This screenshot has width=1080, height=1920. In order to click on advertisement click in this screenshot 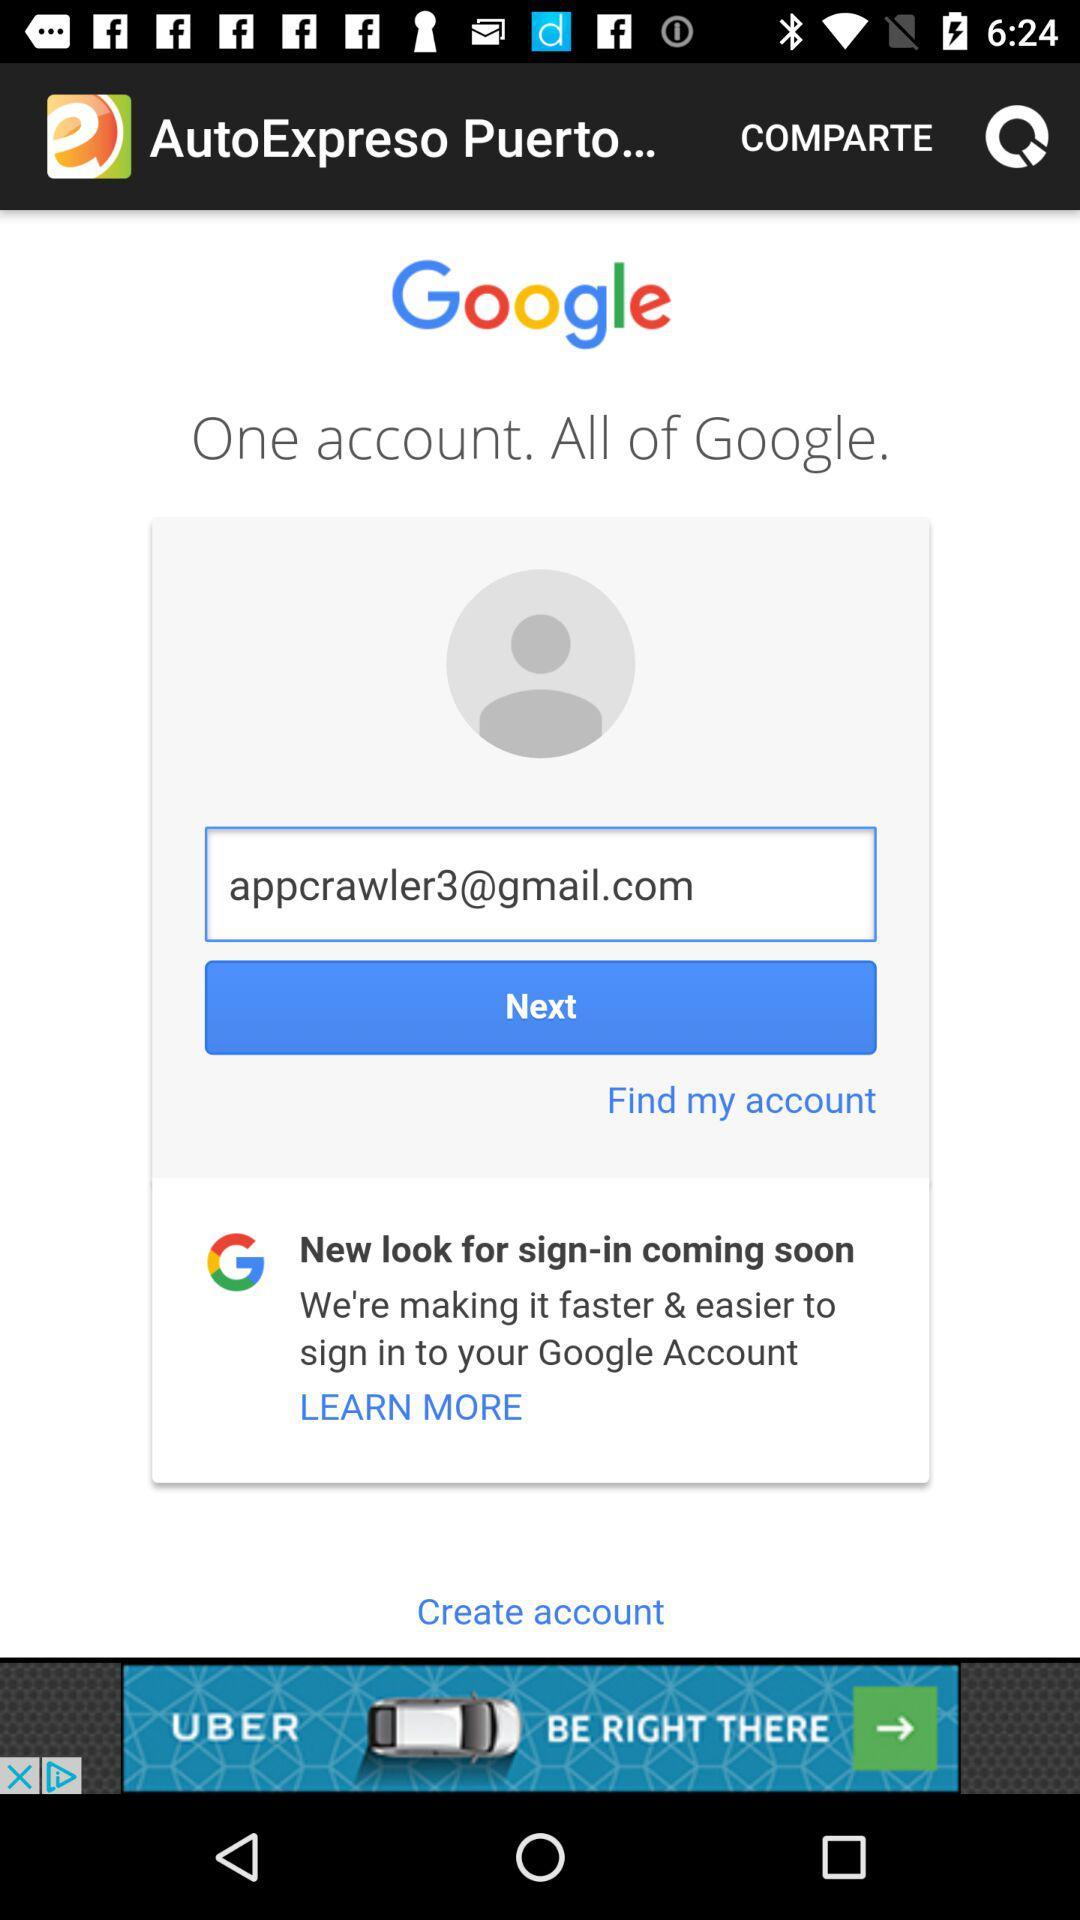, I will do `click(540, 1727)`.